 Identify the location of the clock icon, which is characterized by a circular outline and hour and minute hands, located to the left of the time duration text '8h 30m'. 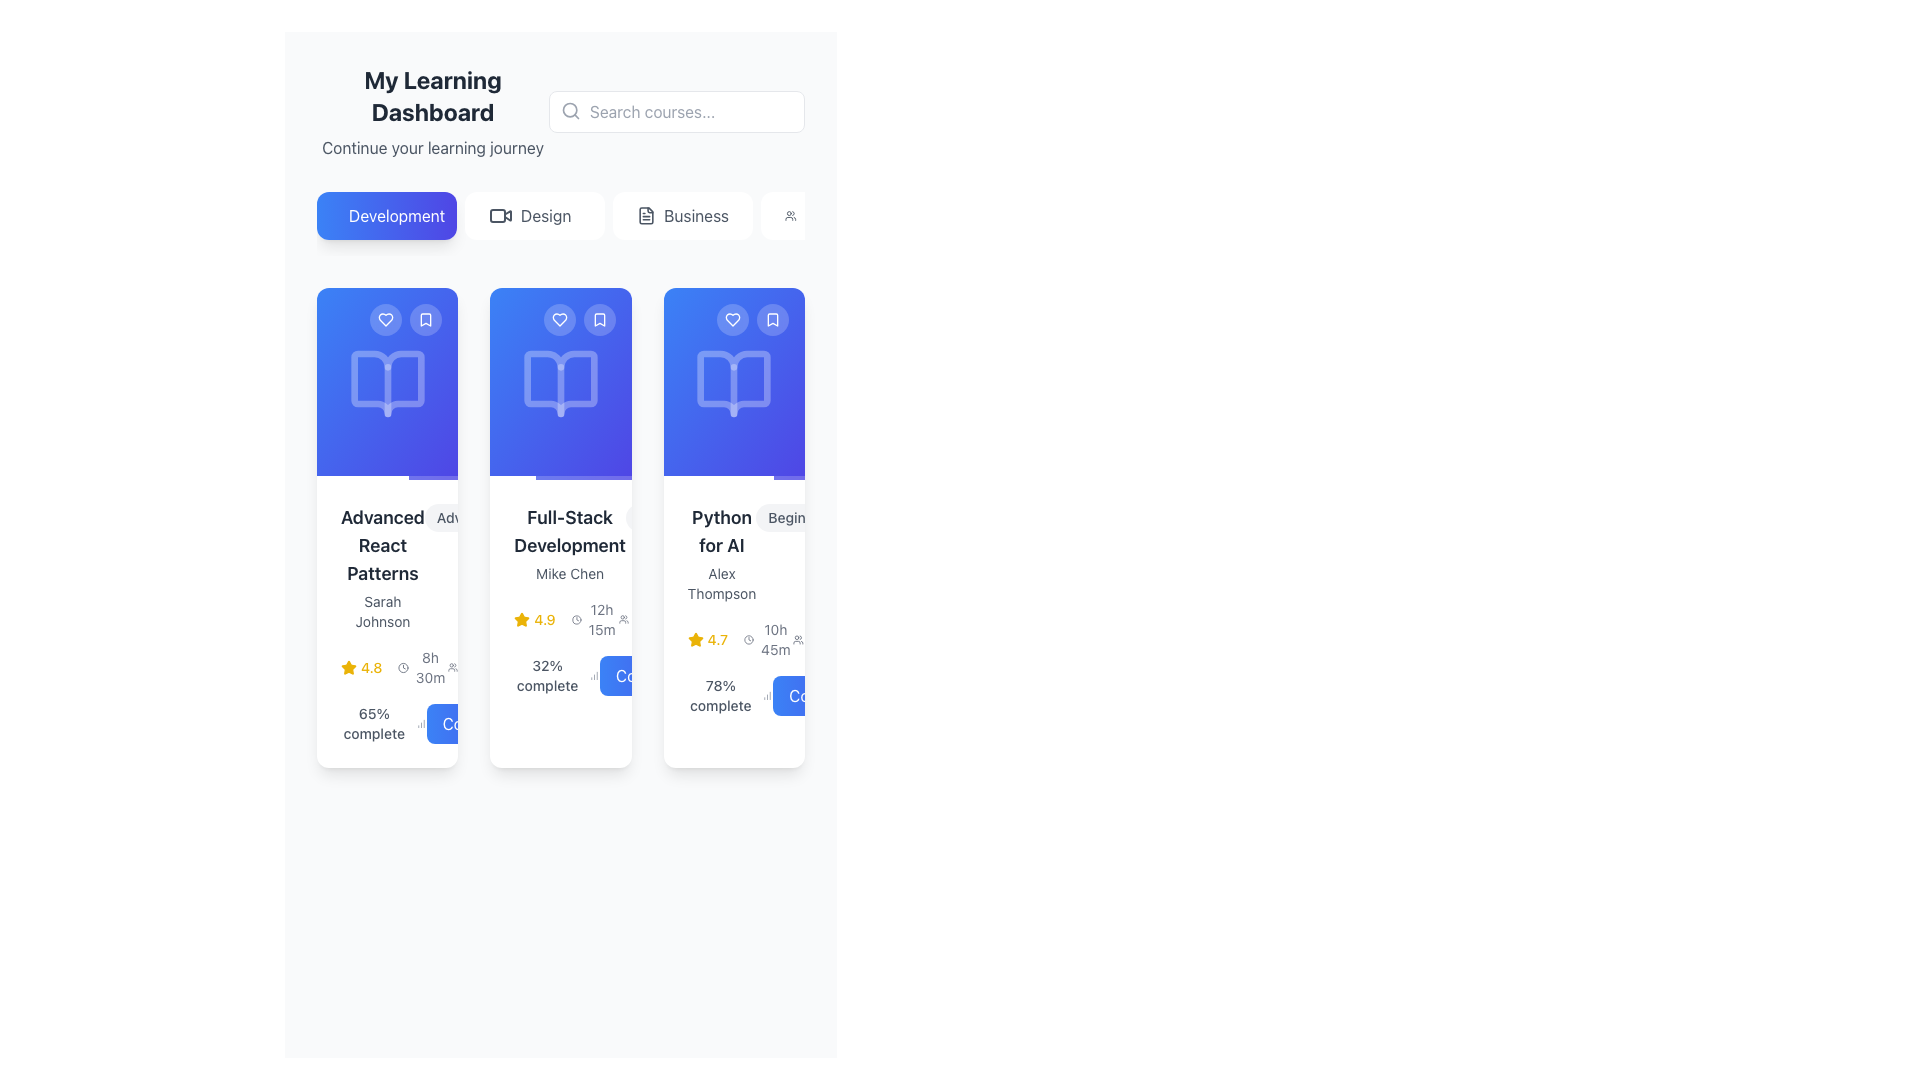
(402, 667).